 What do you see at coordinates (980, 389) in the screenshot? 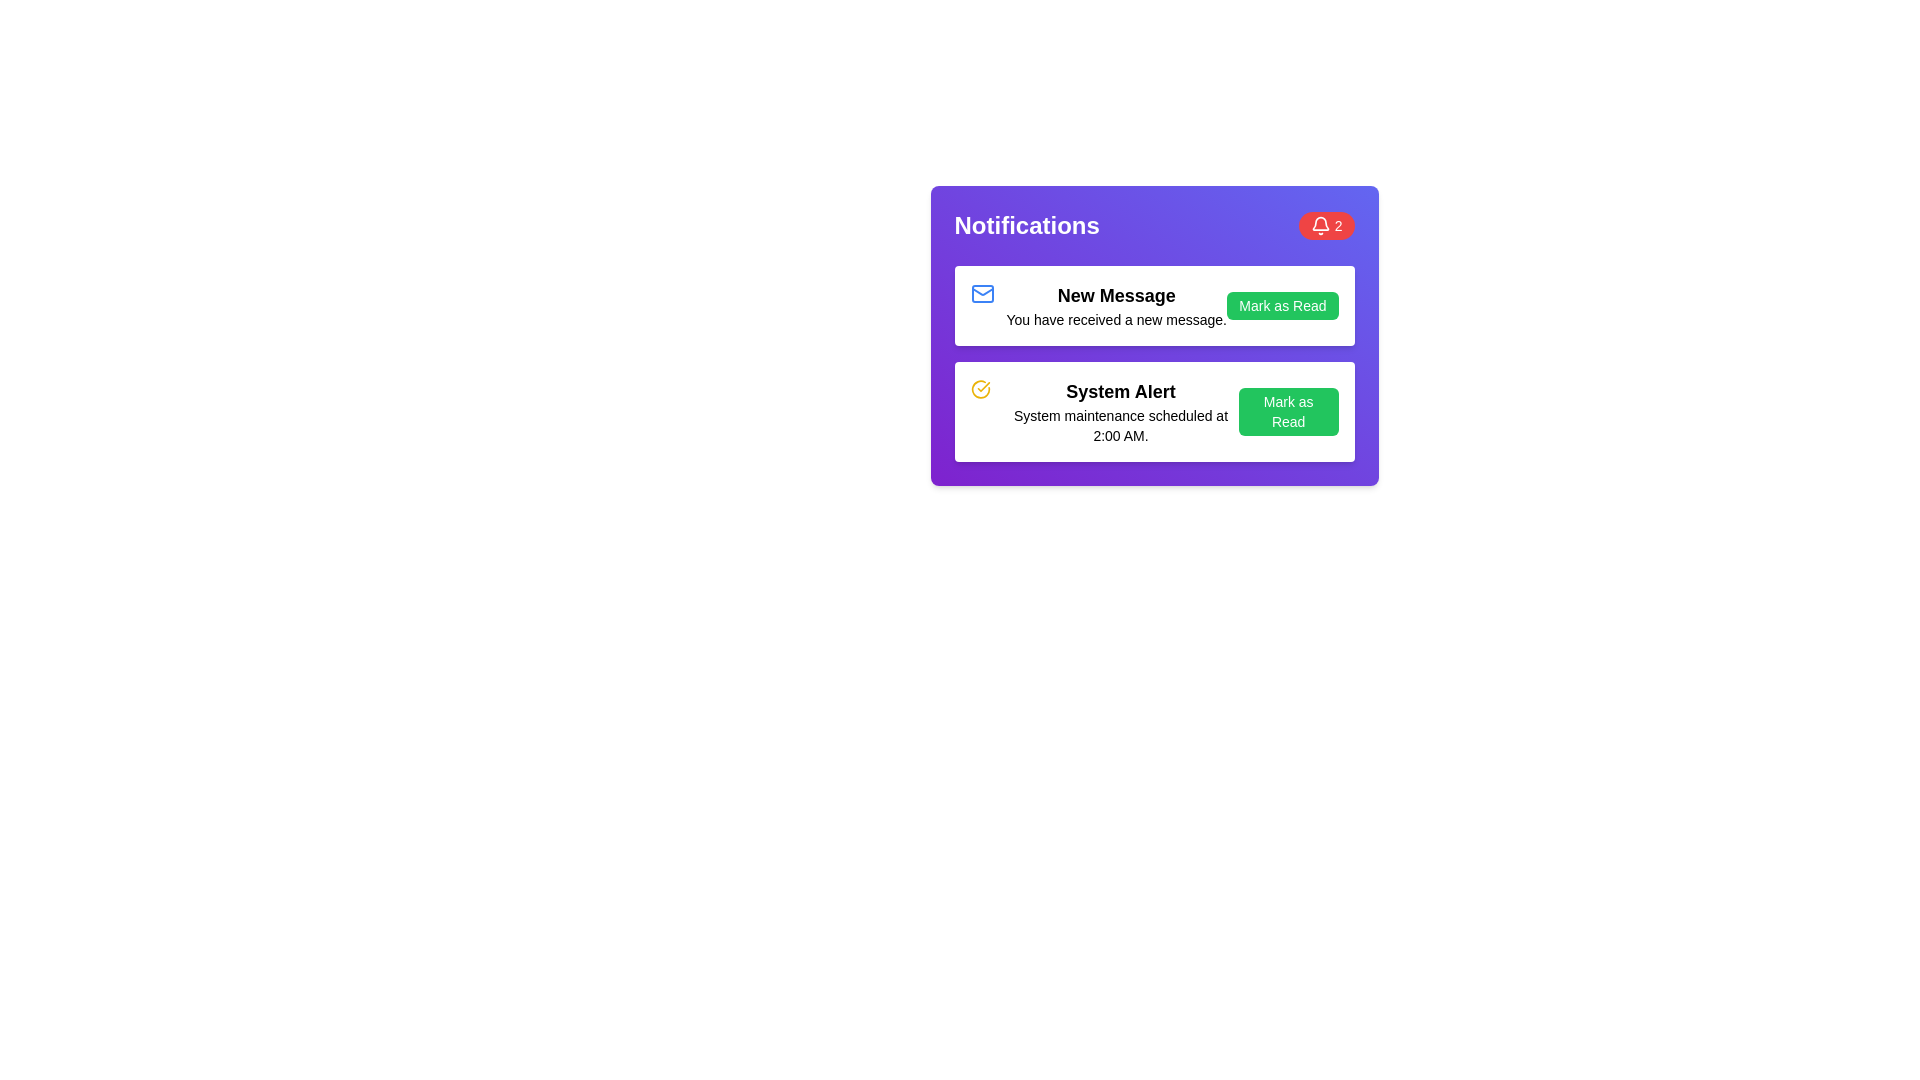
I see `the circular static icon with a yellow outline and checkmark in the center, located at the beginning of the 'System Alert' notification row` at bounding box center [980, 389].